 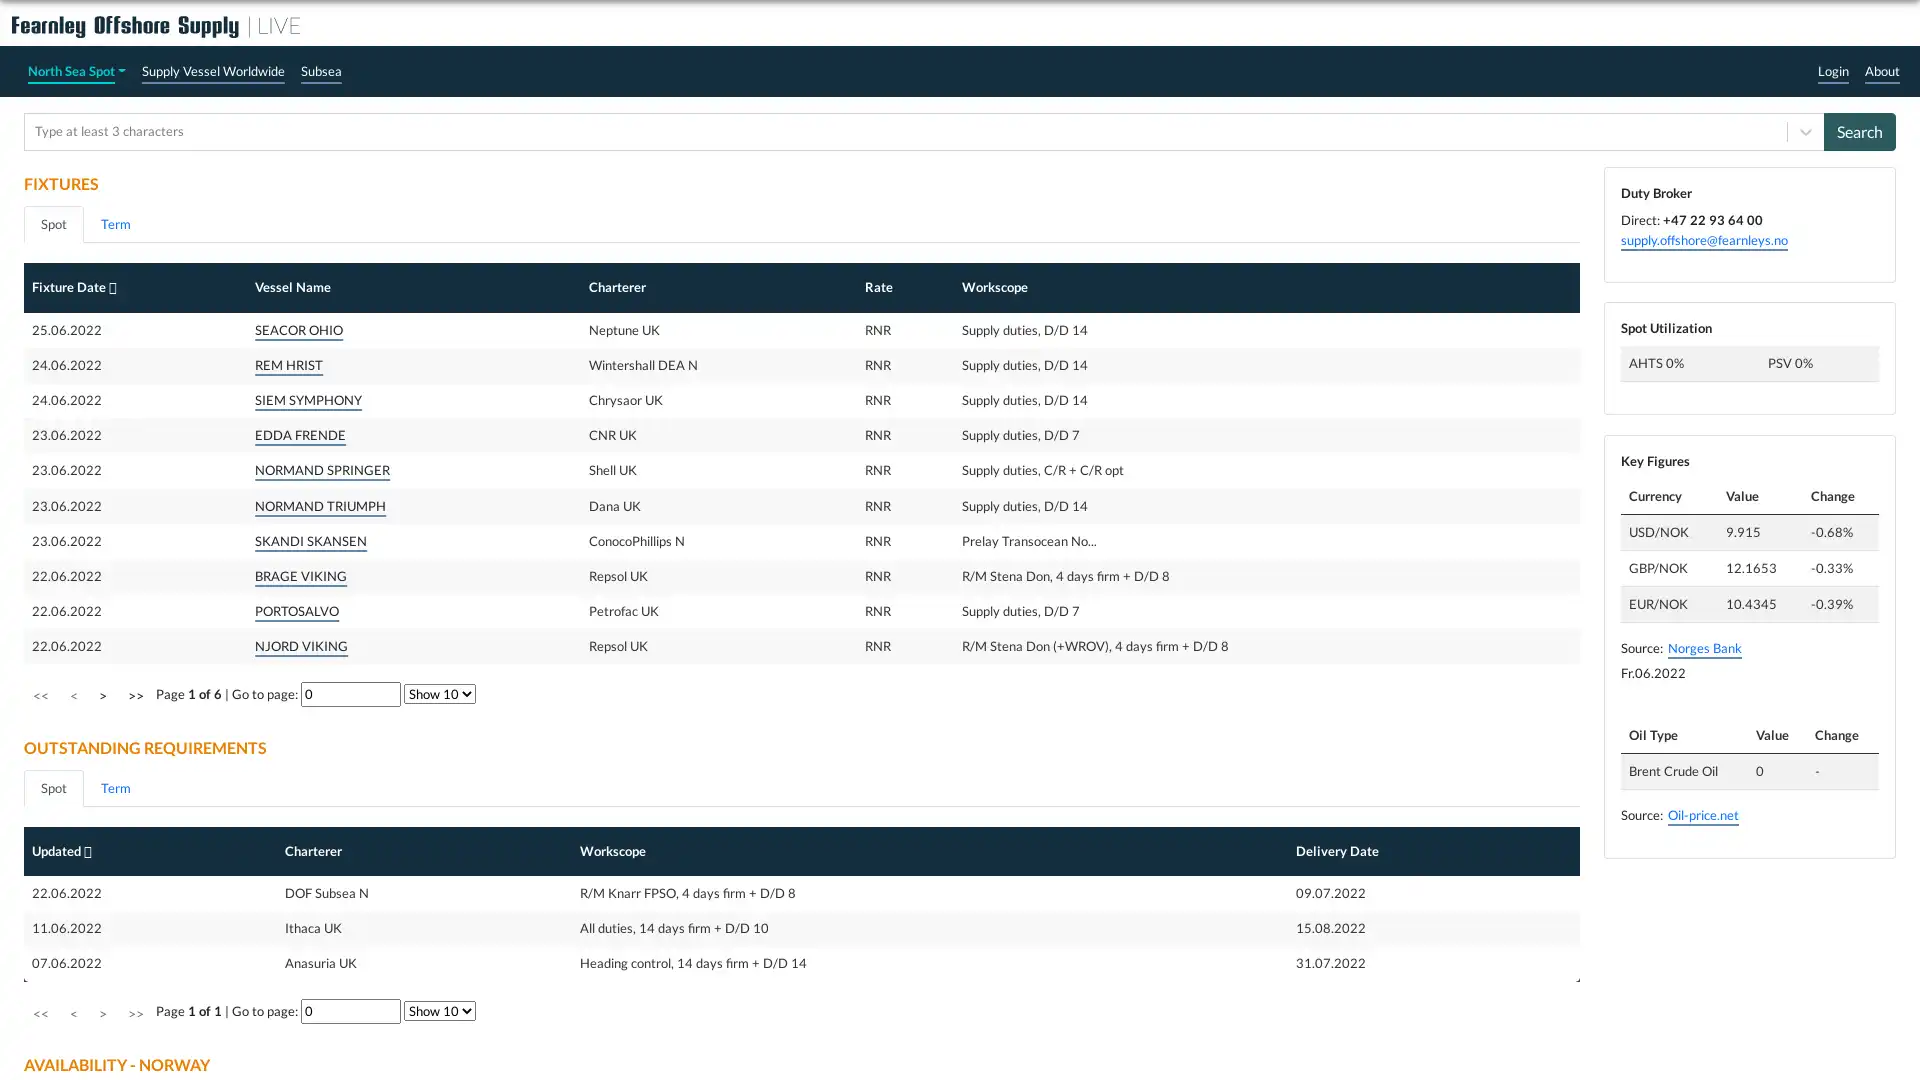 I want to click on <<, so click(x=41, y=694).